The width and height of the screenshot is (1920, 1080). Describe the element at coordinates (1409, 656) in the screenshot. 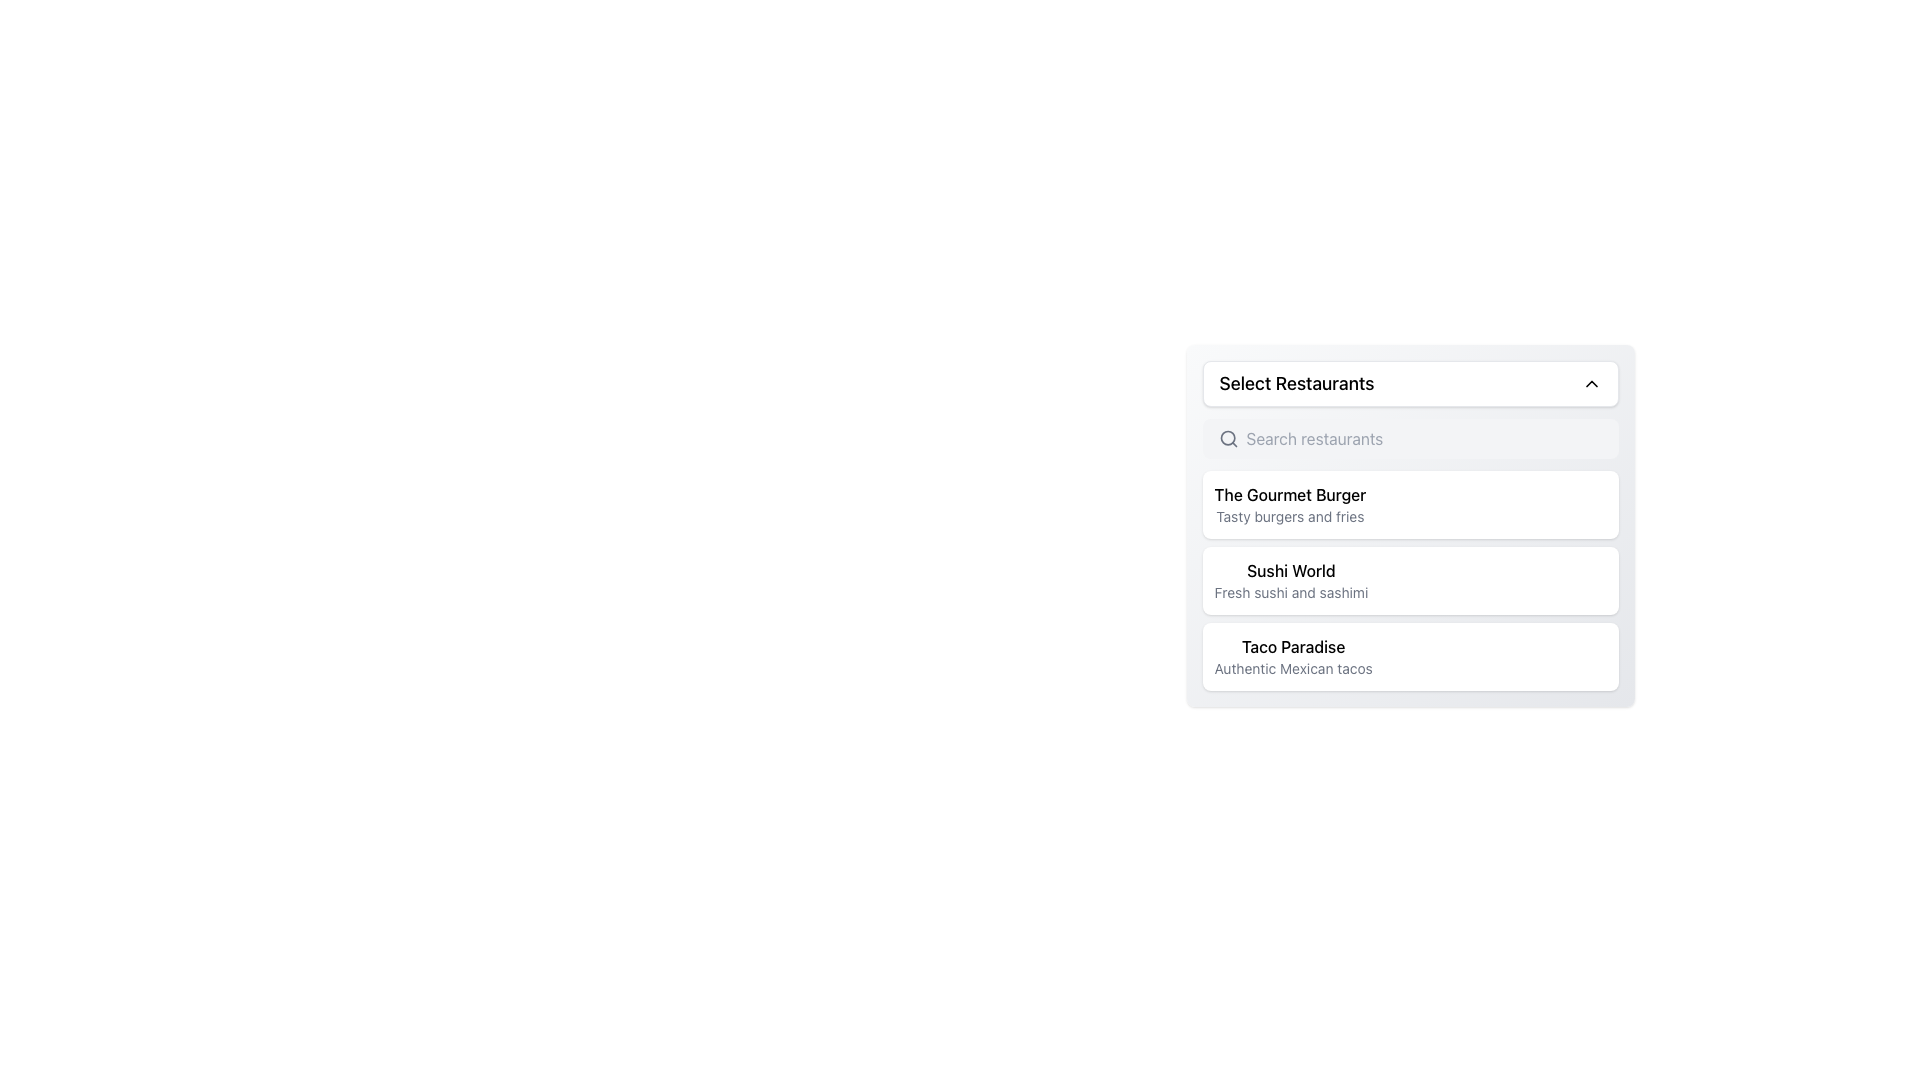

I see `the Informational Card titled 'Taco Paradise', which features a bold title and a subtitle, located below 'The Gourmet Burger' and 'Sushi World' in the 'Select Restaurants' list` at that location.